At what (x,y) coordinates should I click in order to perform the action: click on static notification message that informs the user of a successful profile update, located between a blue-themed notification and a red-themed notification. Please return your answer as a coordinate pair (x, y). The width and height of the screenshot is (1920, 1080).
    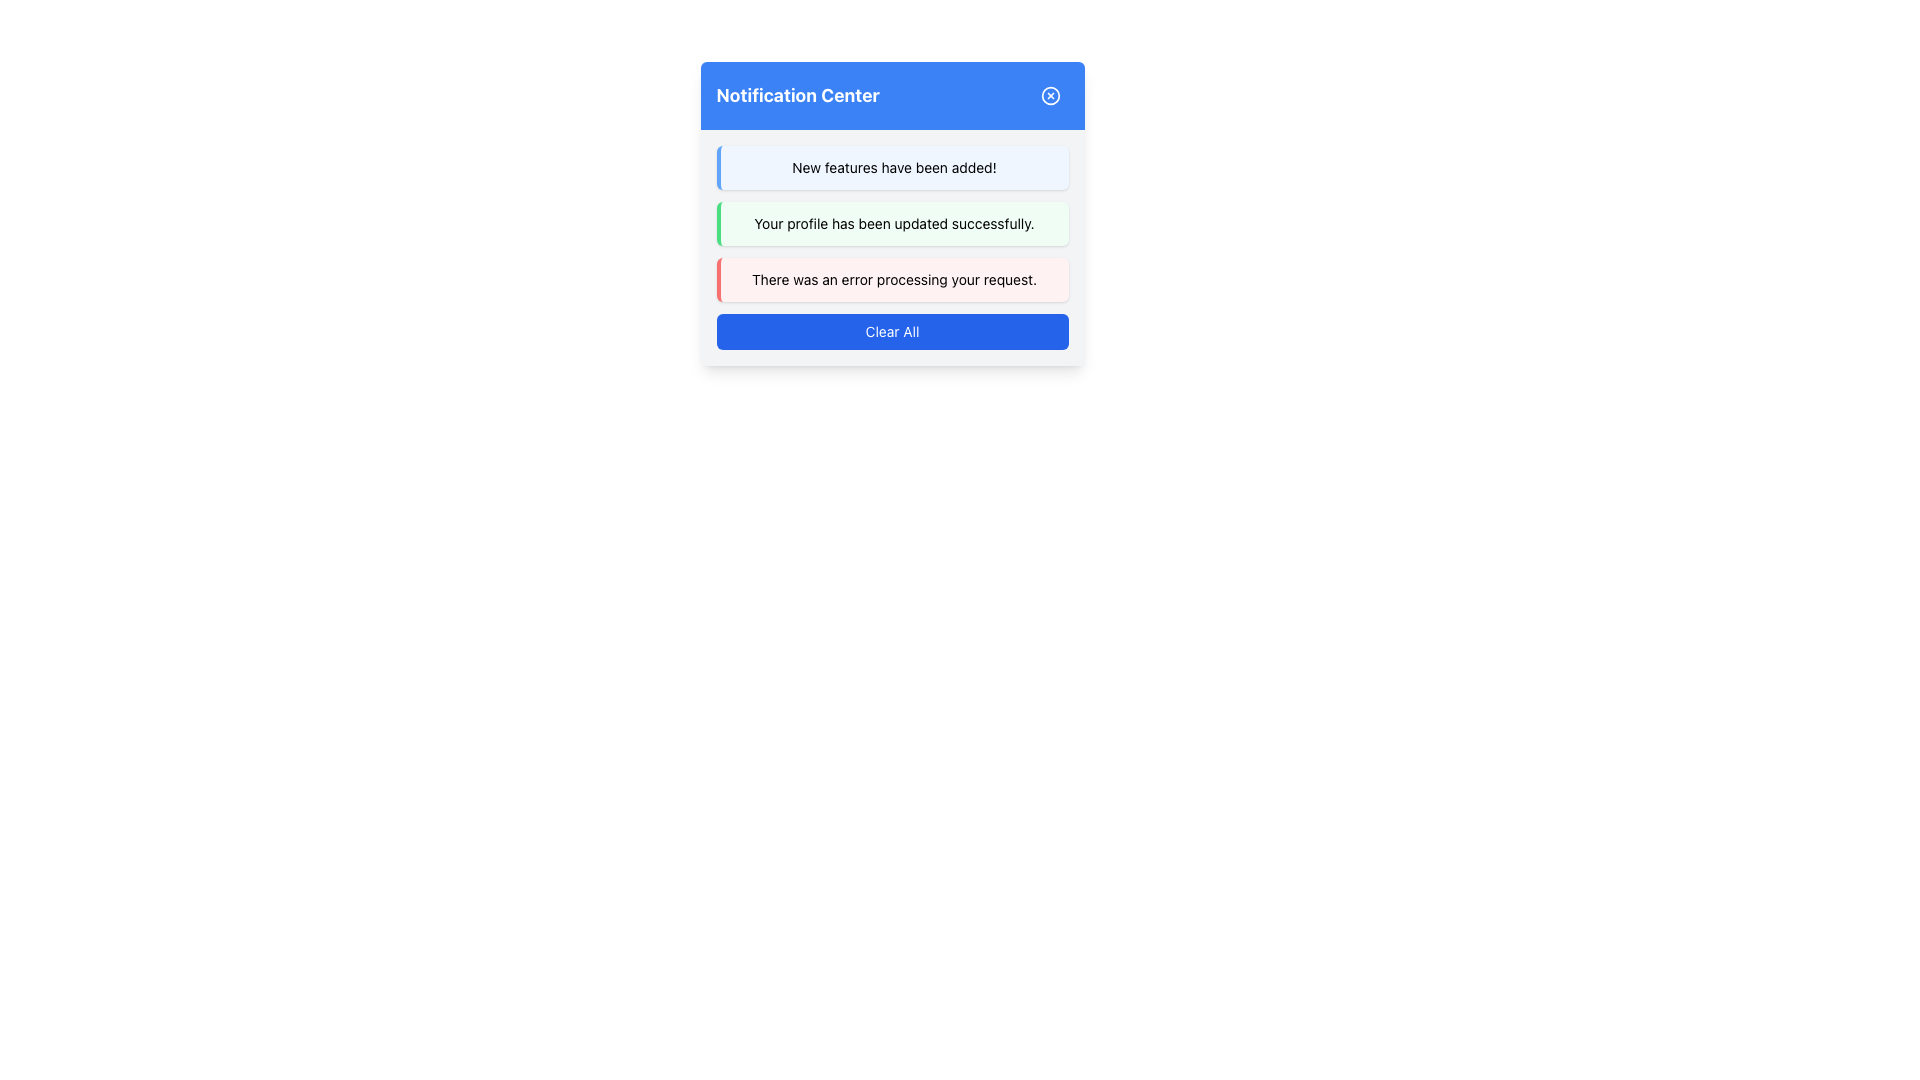
    Looking at the image, I should click on (891, 223).